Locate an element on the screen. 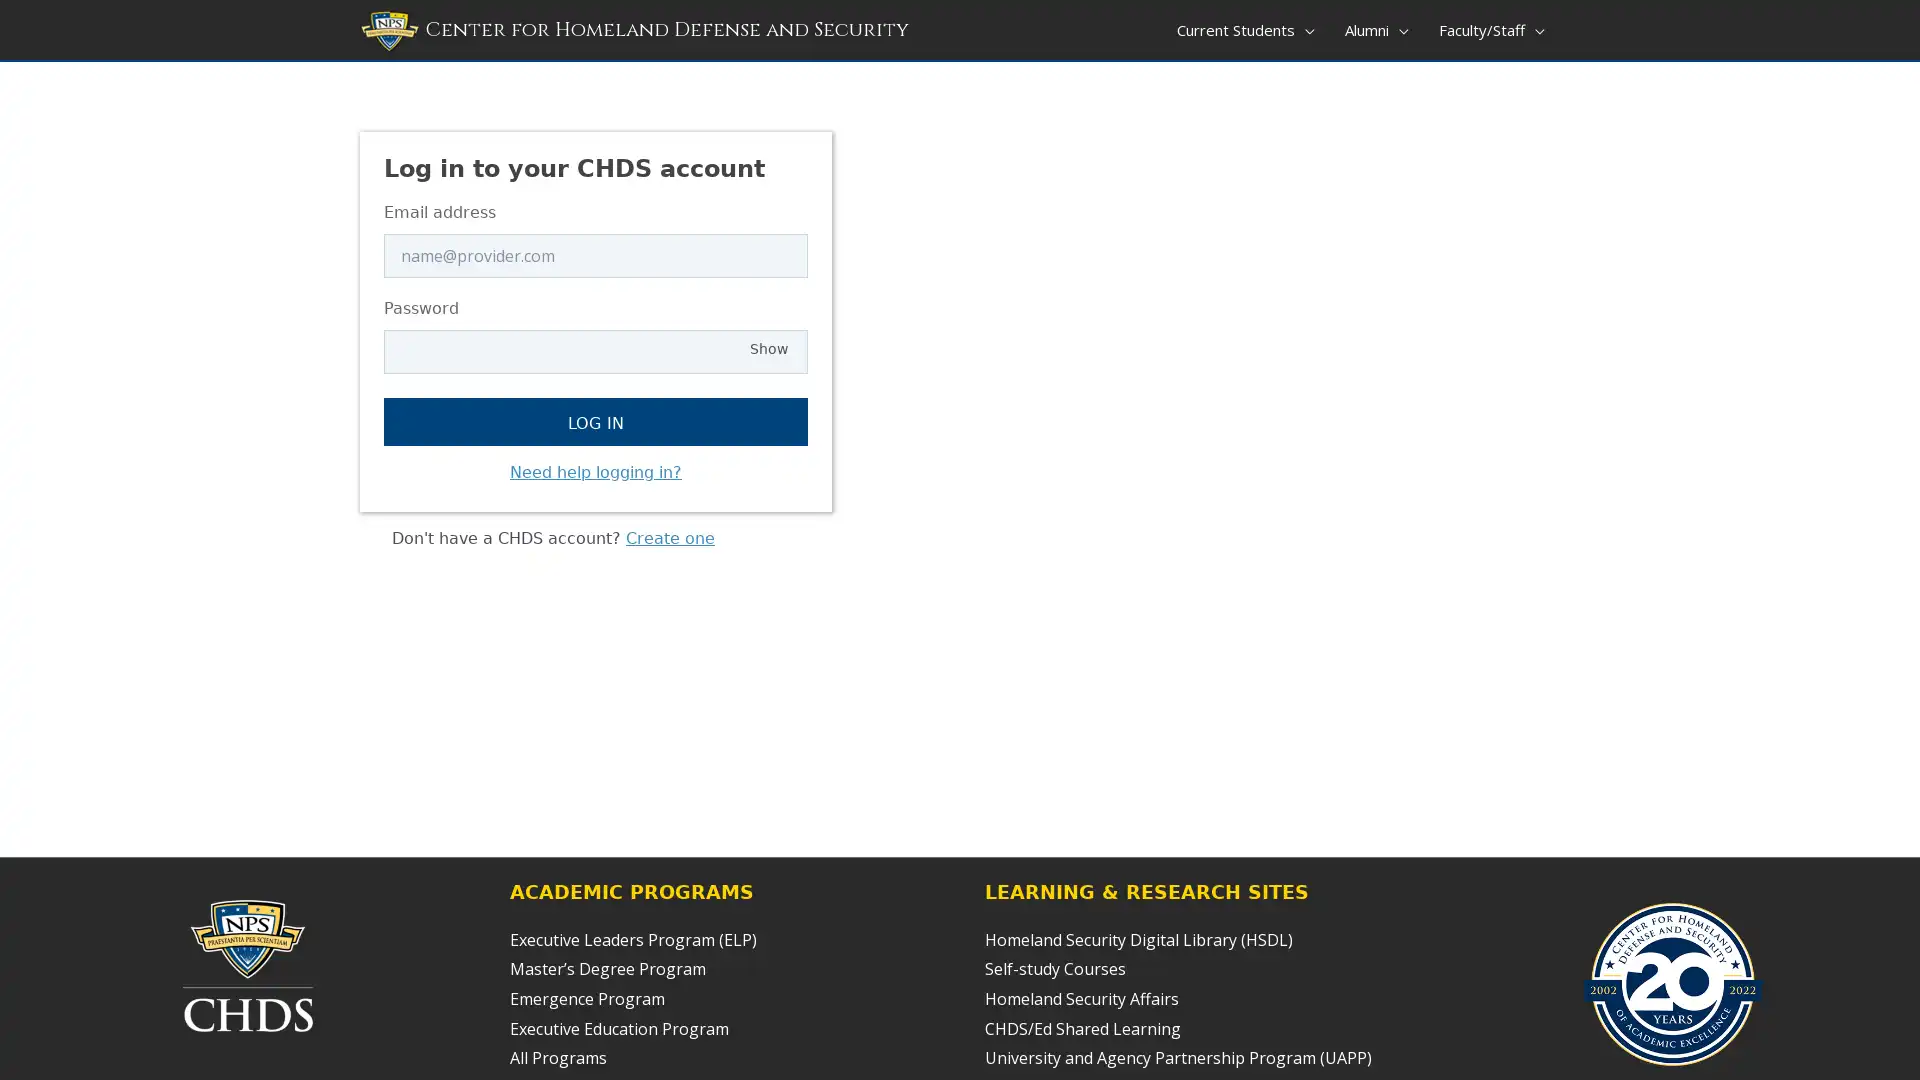  Log in is located at coordinates (594, 419).